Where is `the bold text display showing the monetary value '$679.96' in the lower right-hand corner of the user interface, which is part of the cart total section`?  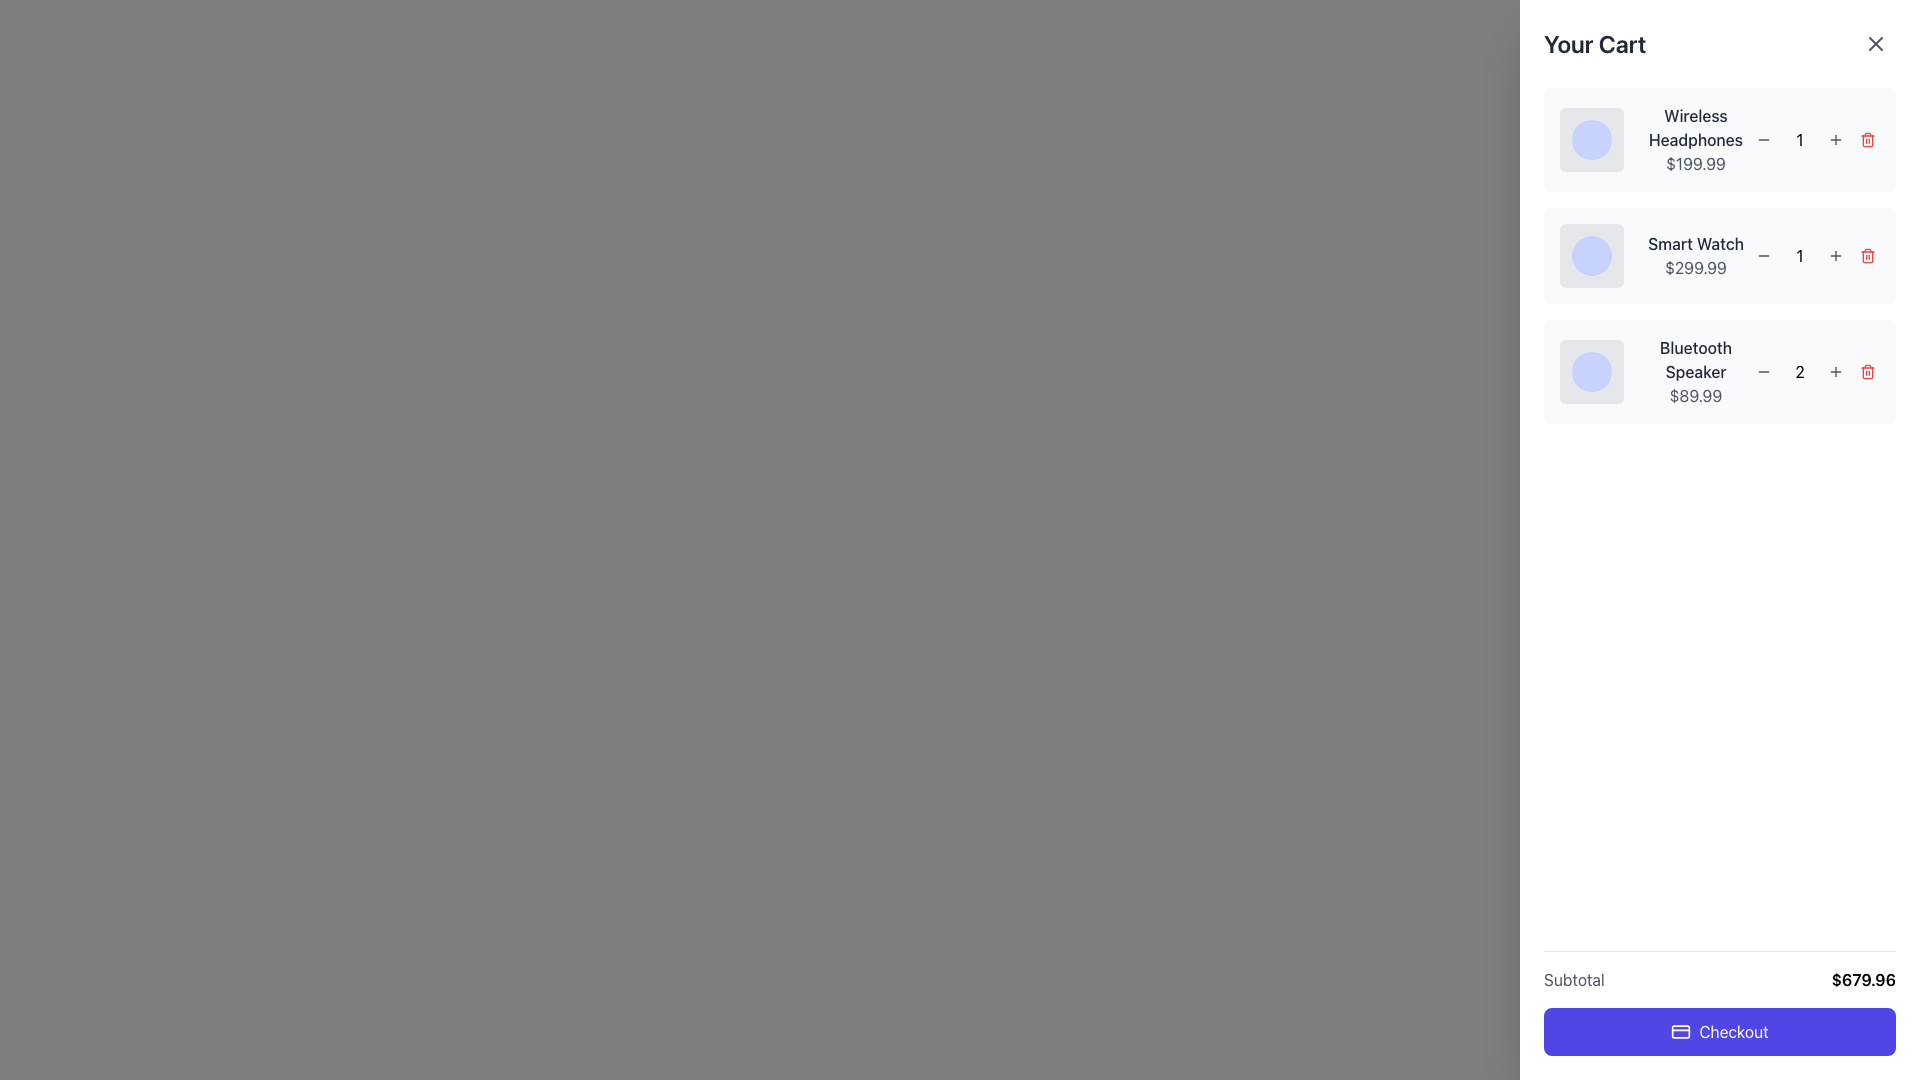
the bold text display showing the monetary value '$679.96' in the lower right-hand corner of the user interface, which is part of the cart total section is located at coordinates (1862, 978).